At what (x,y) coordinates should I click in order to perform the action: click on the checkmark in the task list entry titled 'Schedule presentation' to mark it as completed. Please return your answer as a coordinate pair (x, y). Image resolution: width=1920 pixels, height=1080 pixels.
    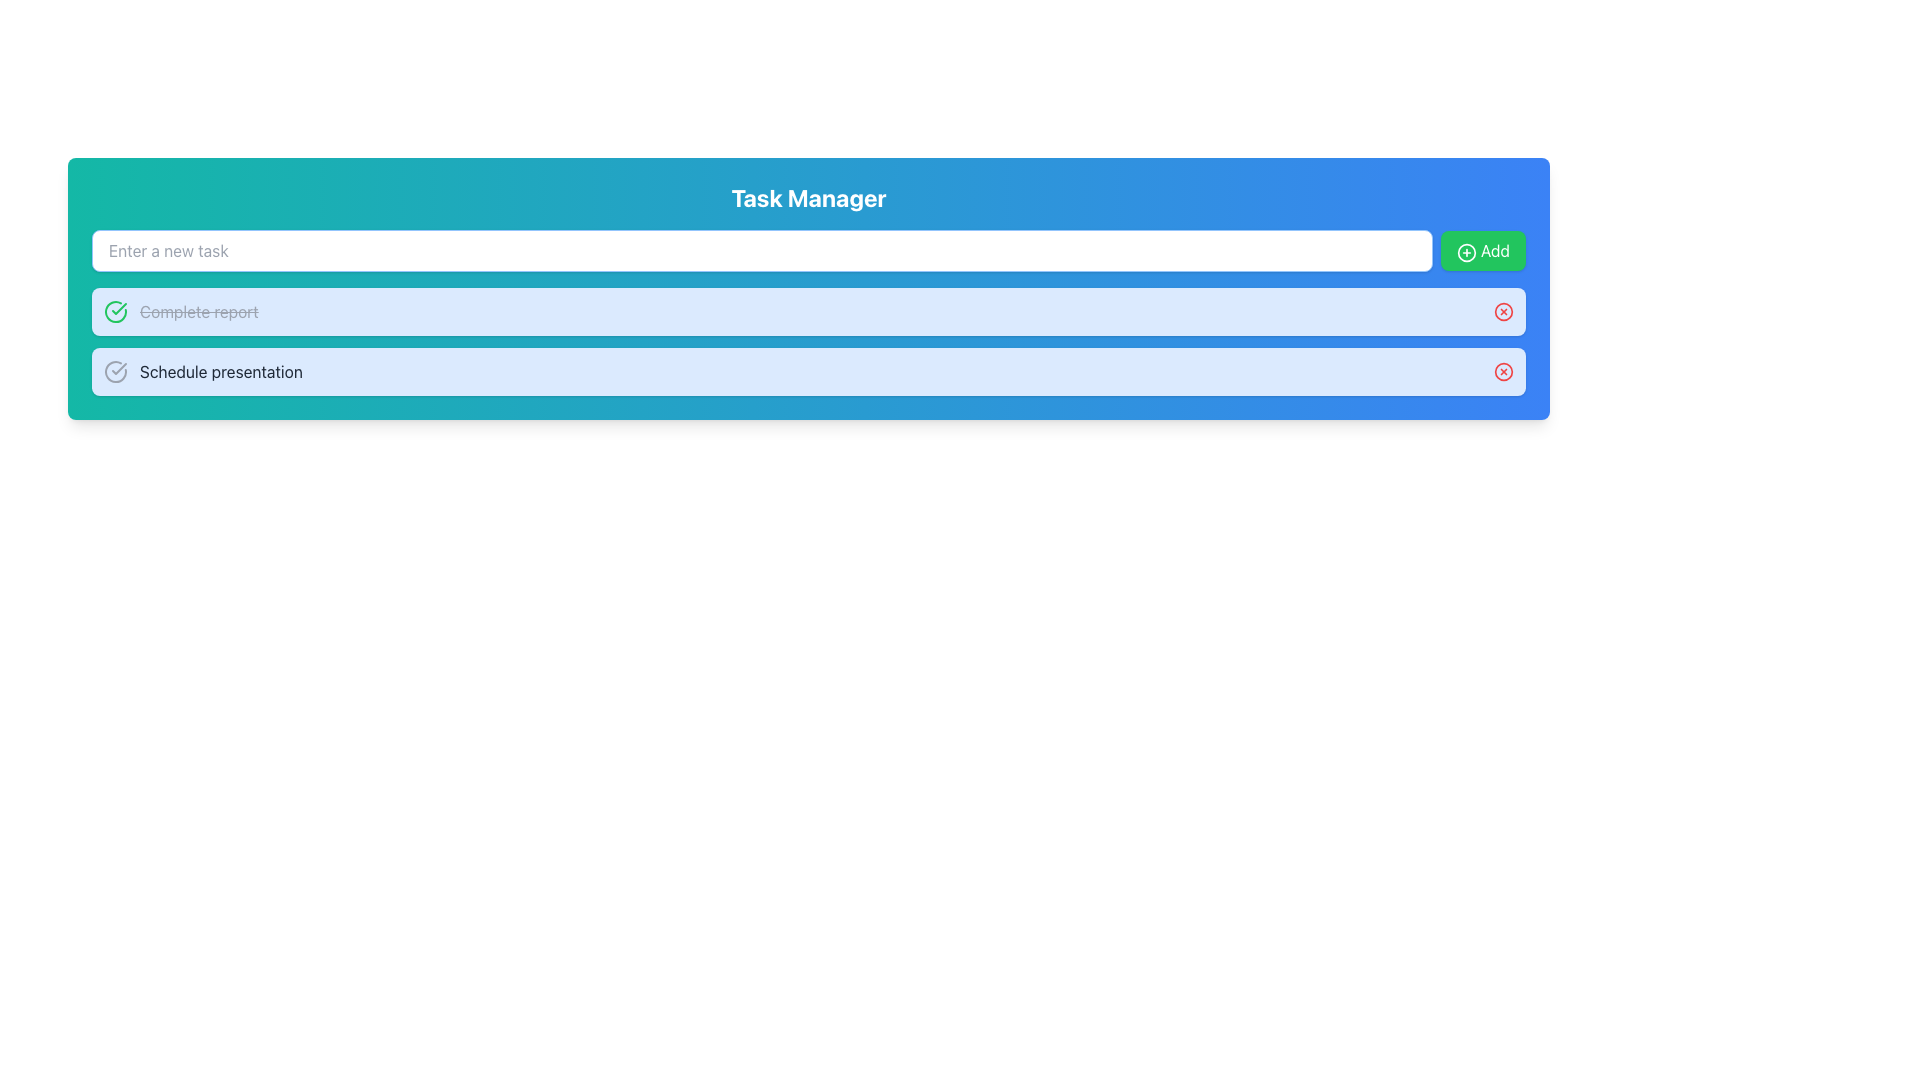
    Looking at the image, I should click on (809, 371).